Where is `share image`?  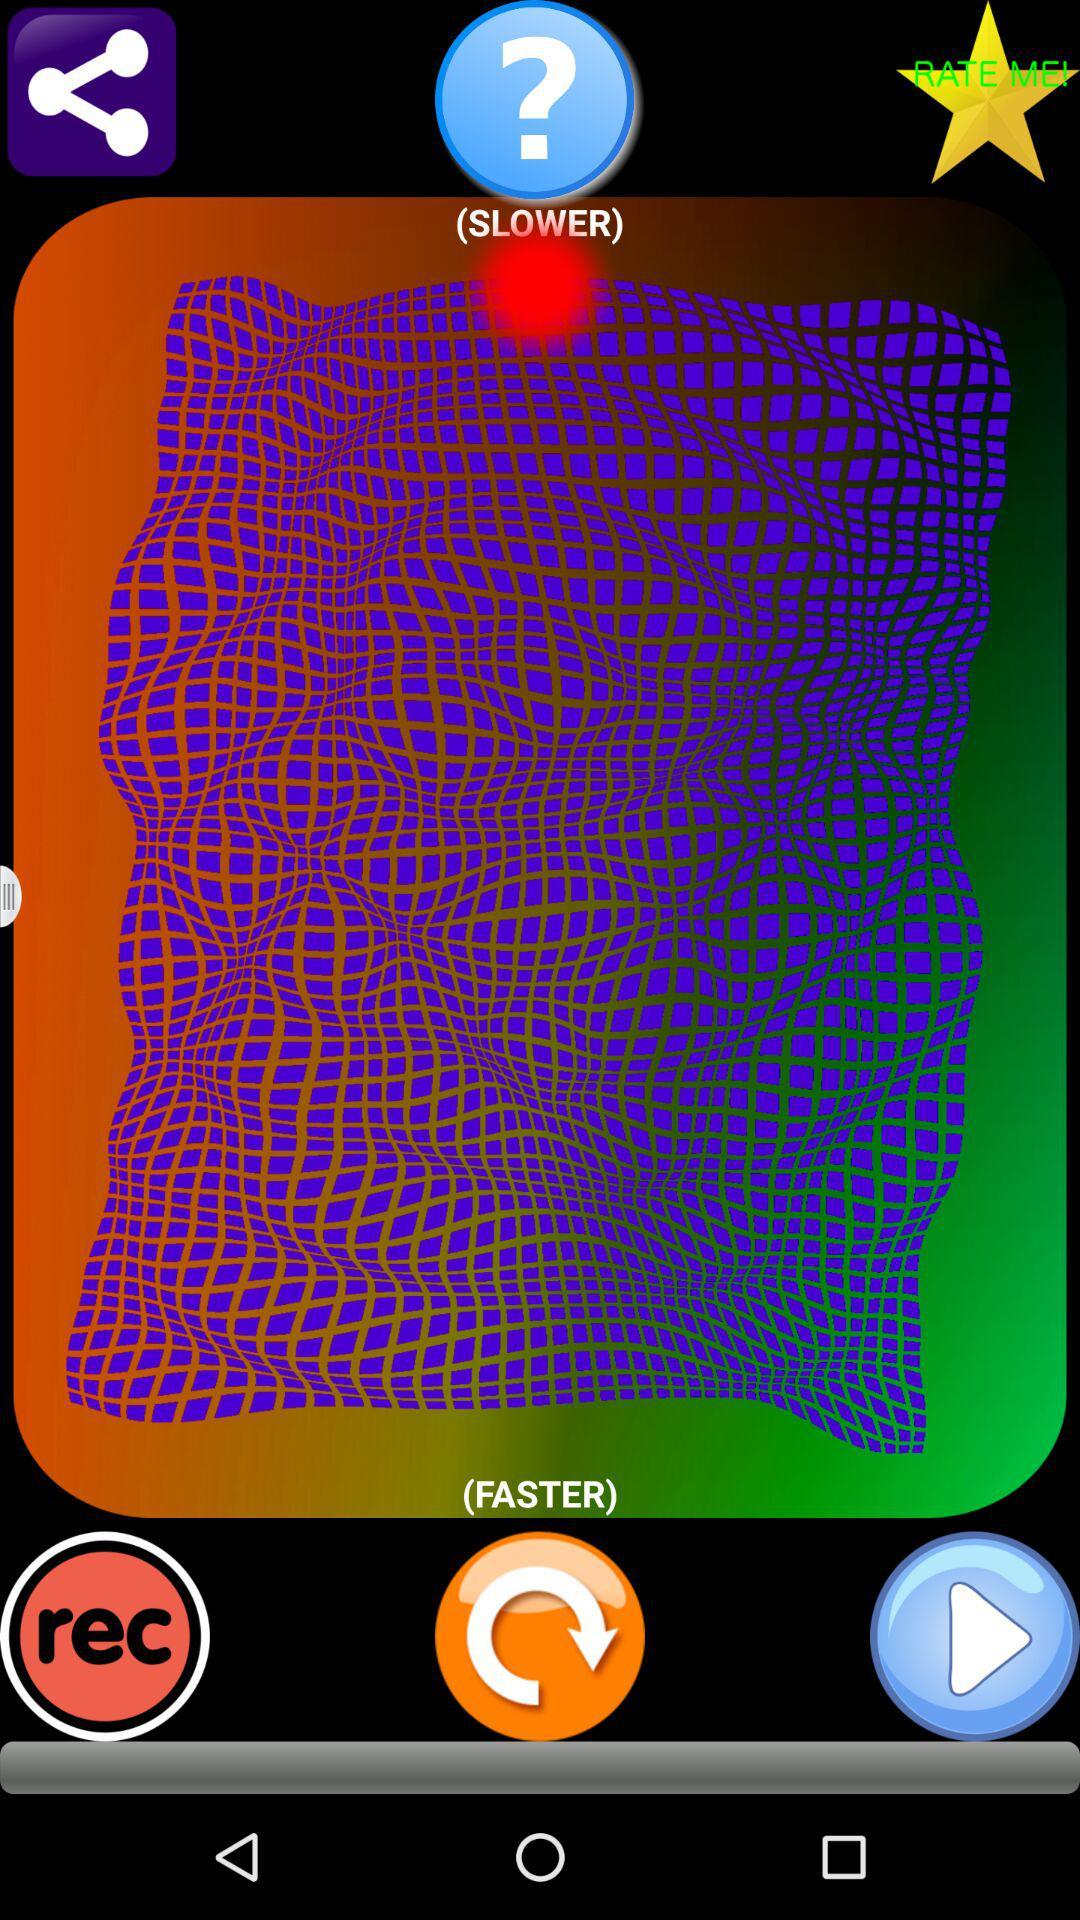
share image is located at coordinates (91, 90).